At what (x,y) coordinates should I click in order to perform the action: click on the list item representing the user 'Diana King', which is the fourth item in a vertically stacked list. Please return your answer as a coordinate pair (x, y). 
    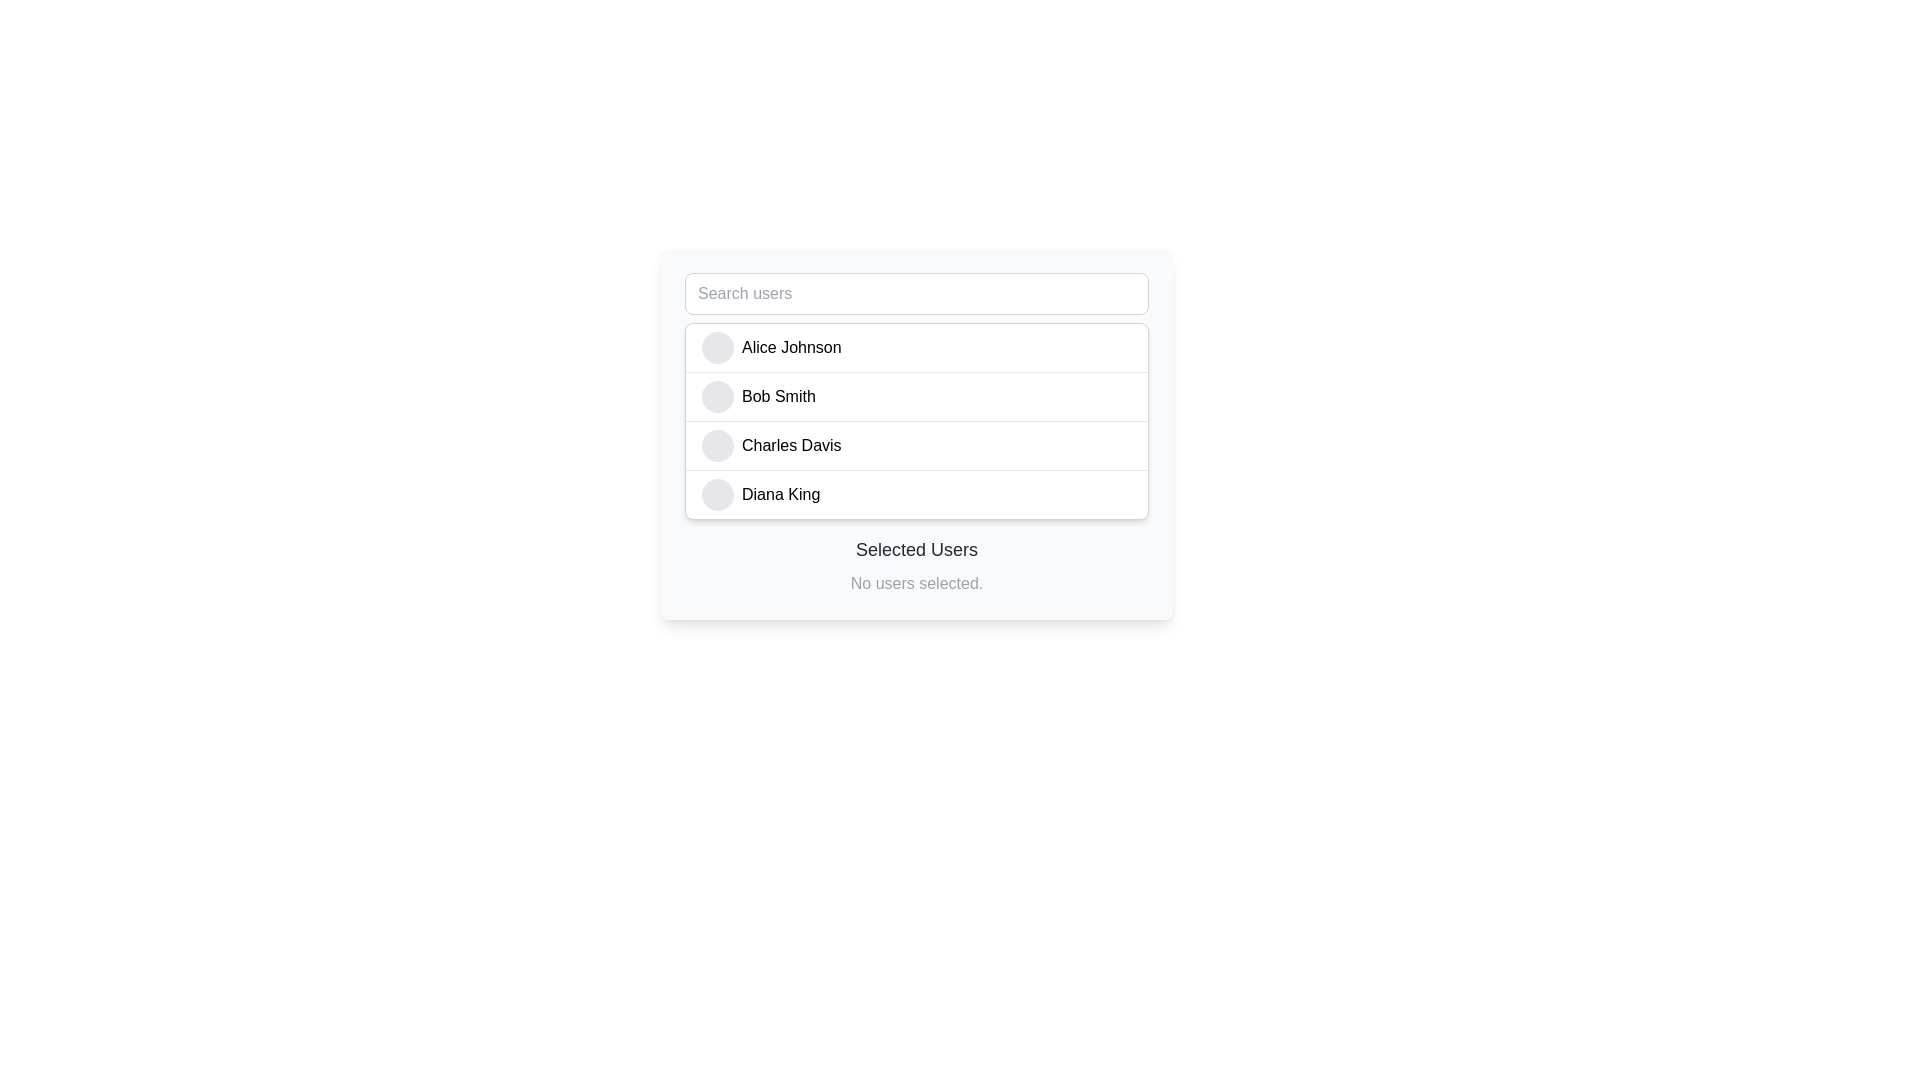
    Looking at the image, I should click on (915, 493).